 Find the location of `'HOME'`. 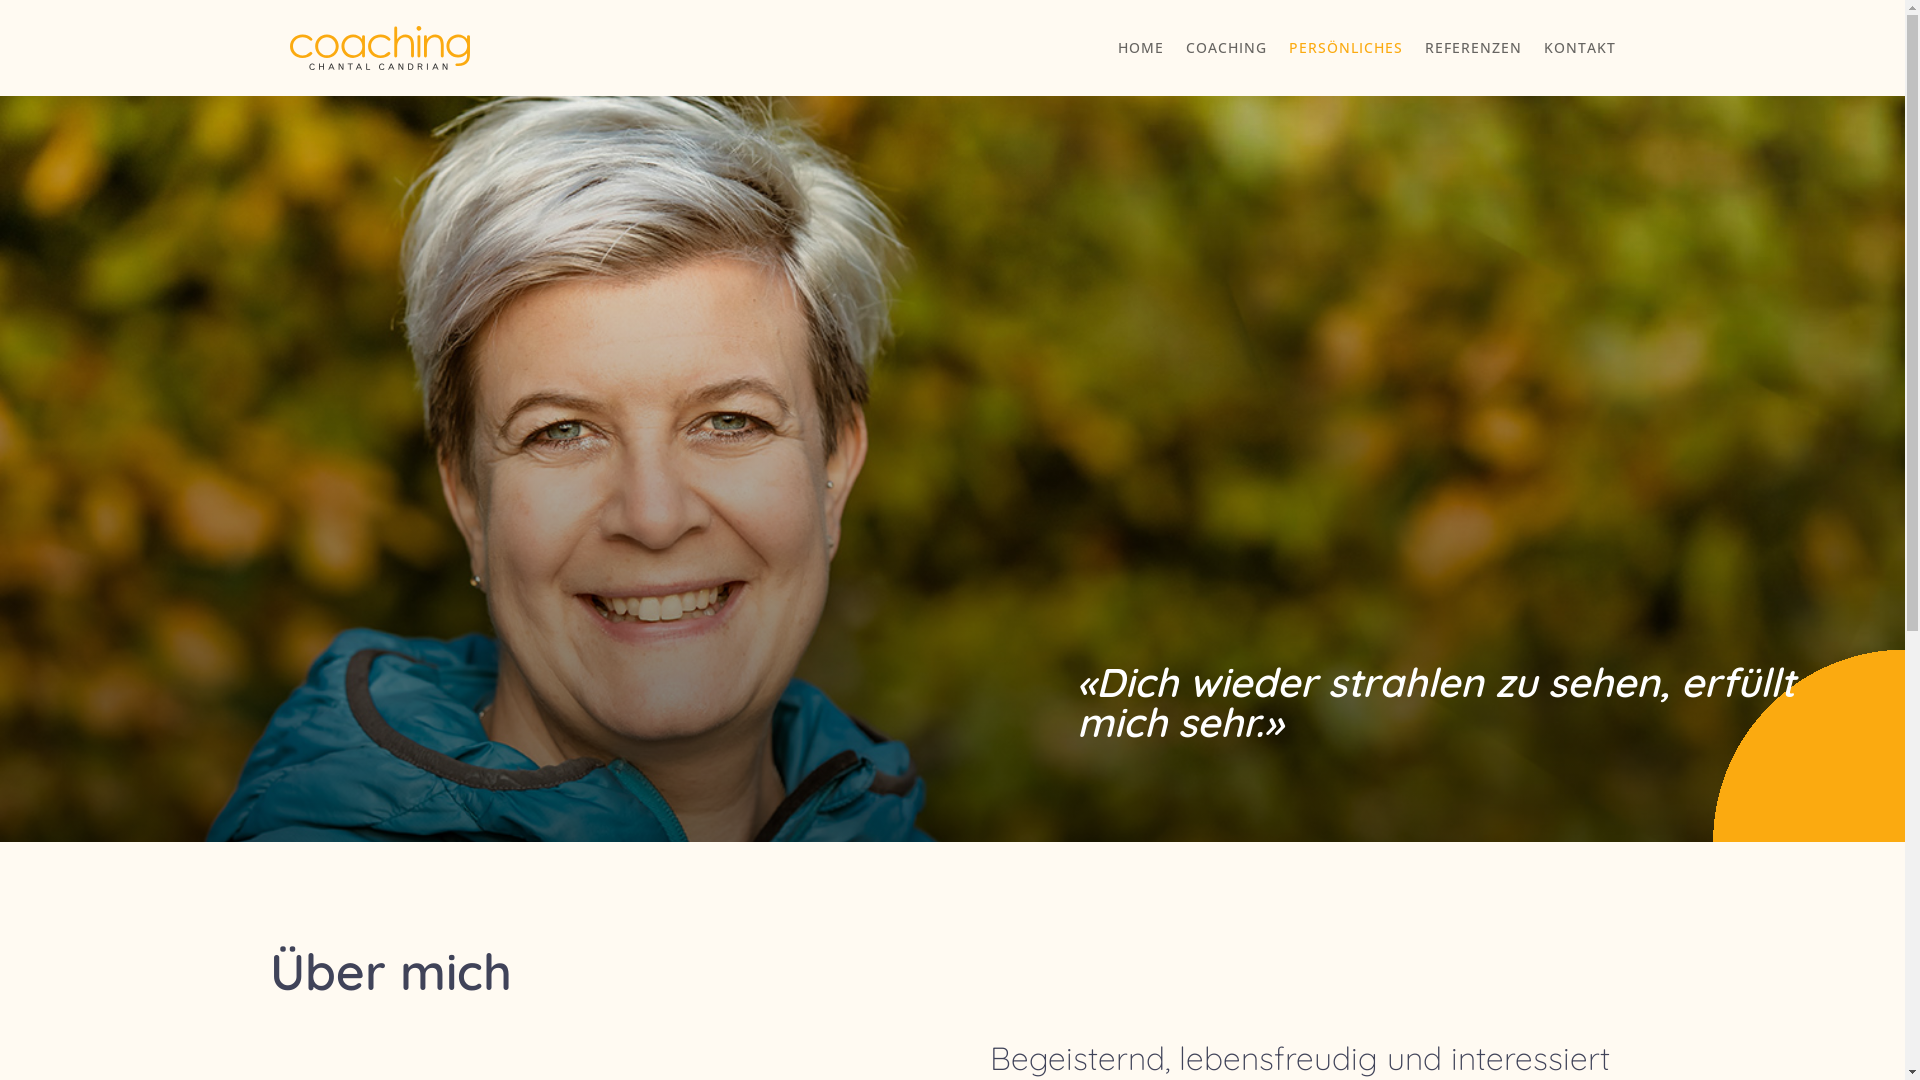

'HOME' is located at coordinates (1141, 46).